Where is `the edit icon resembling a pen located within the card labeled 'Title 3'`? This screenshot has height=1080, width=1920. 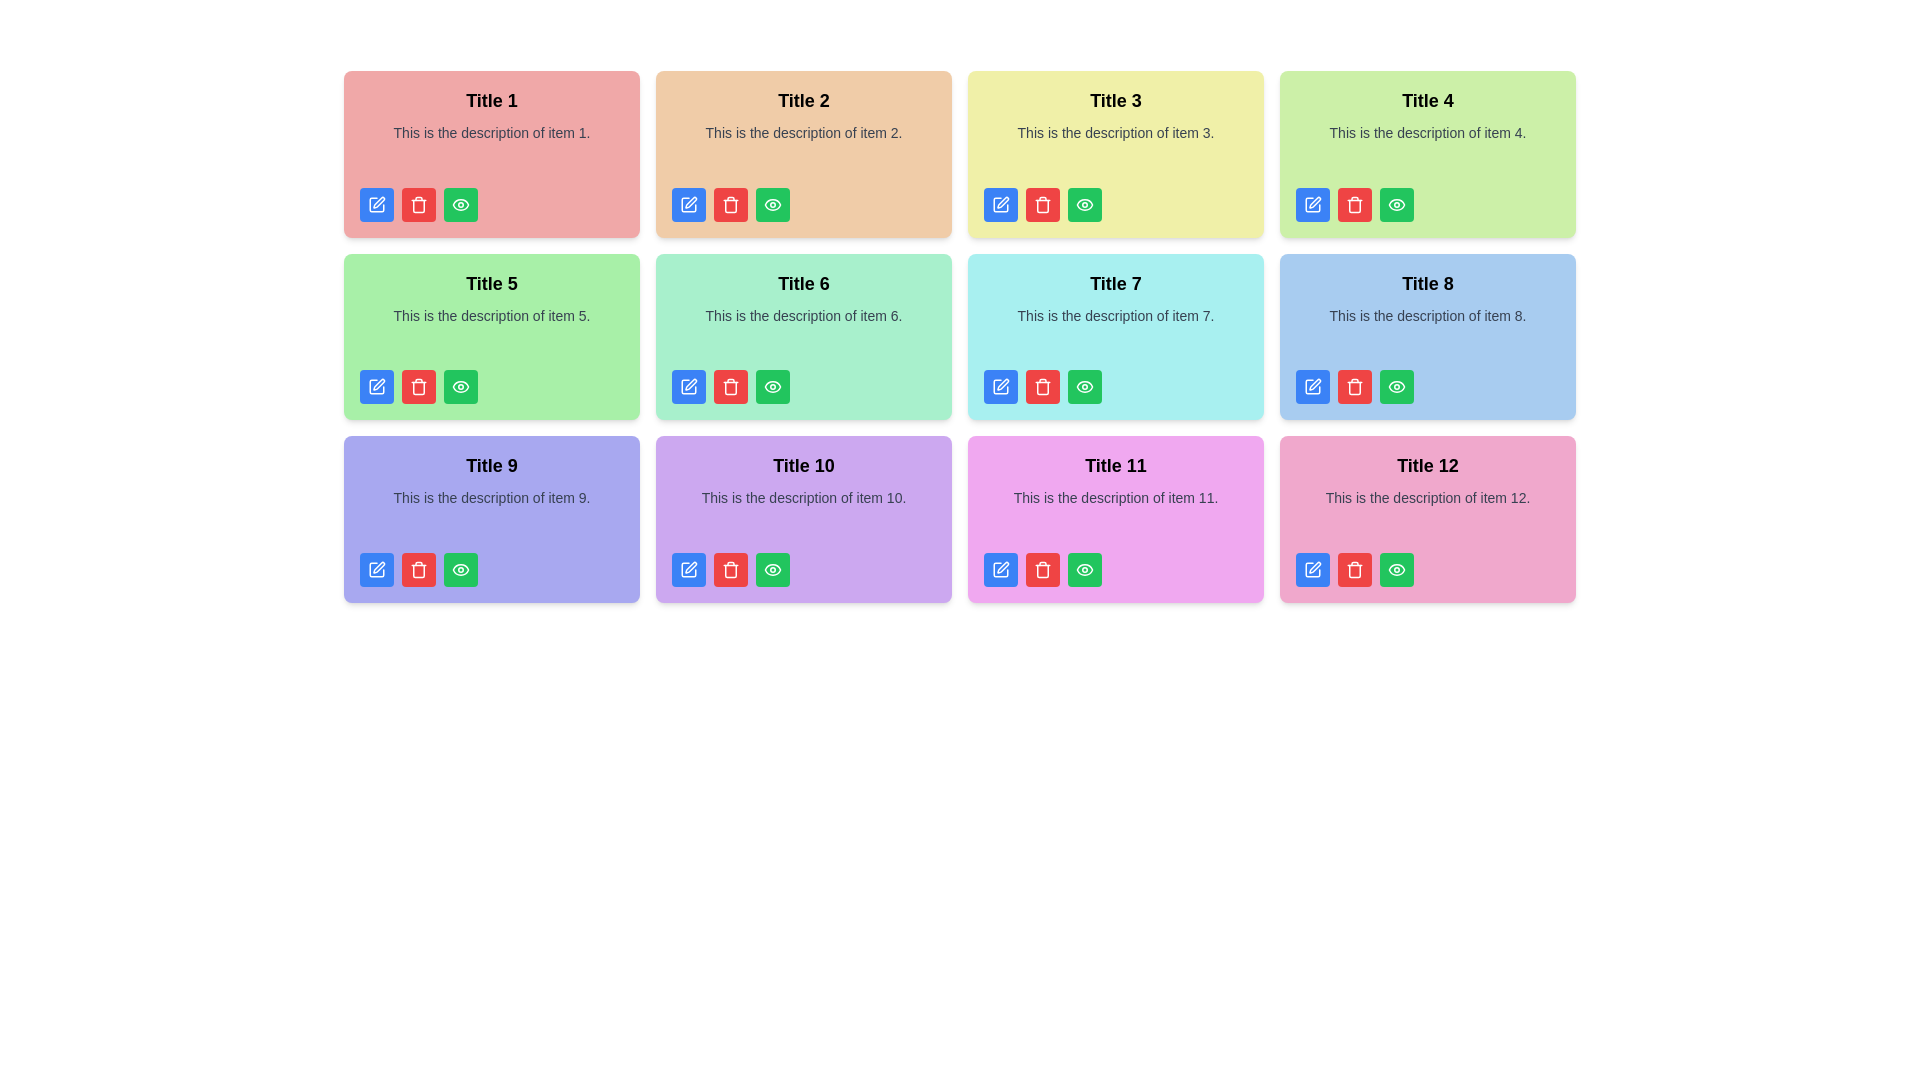 the edit icon resembling a pen located within the card labeled 'Title 3' is located at coordinates (1003, 202).